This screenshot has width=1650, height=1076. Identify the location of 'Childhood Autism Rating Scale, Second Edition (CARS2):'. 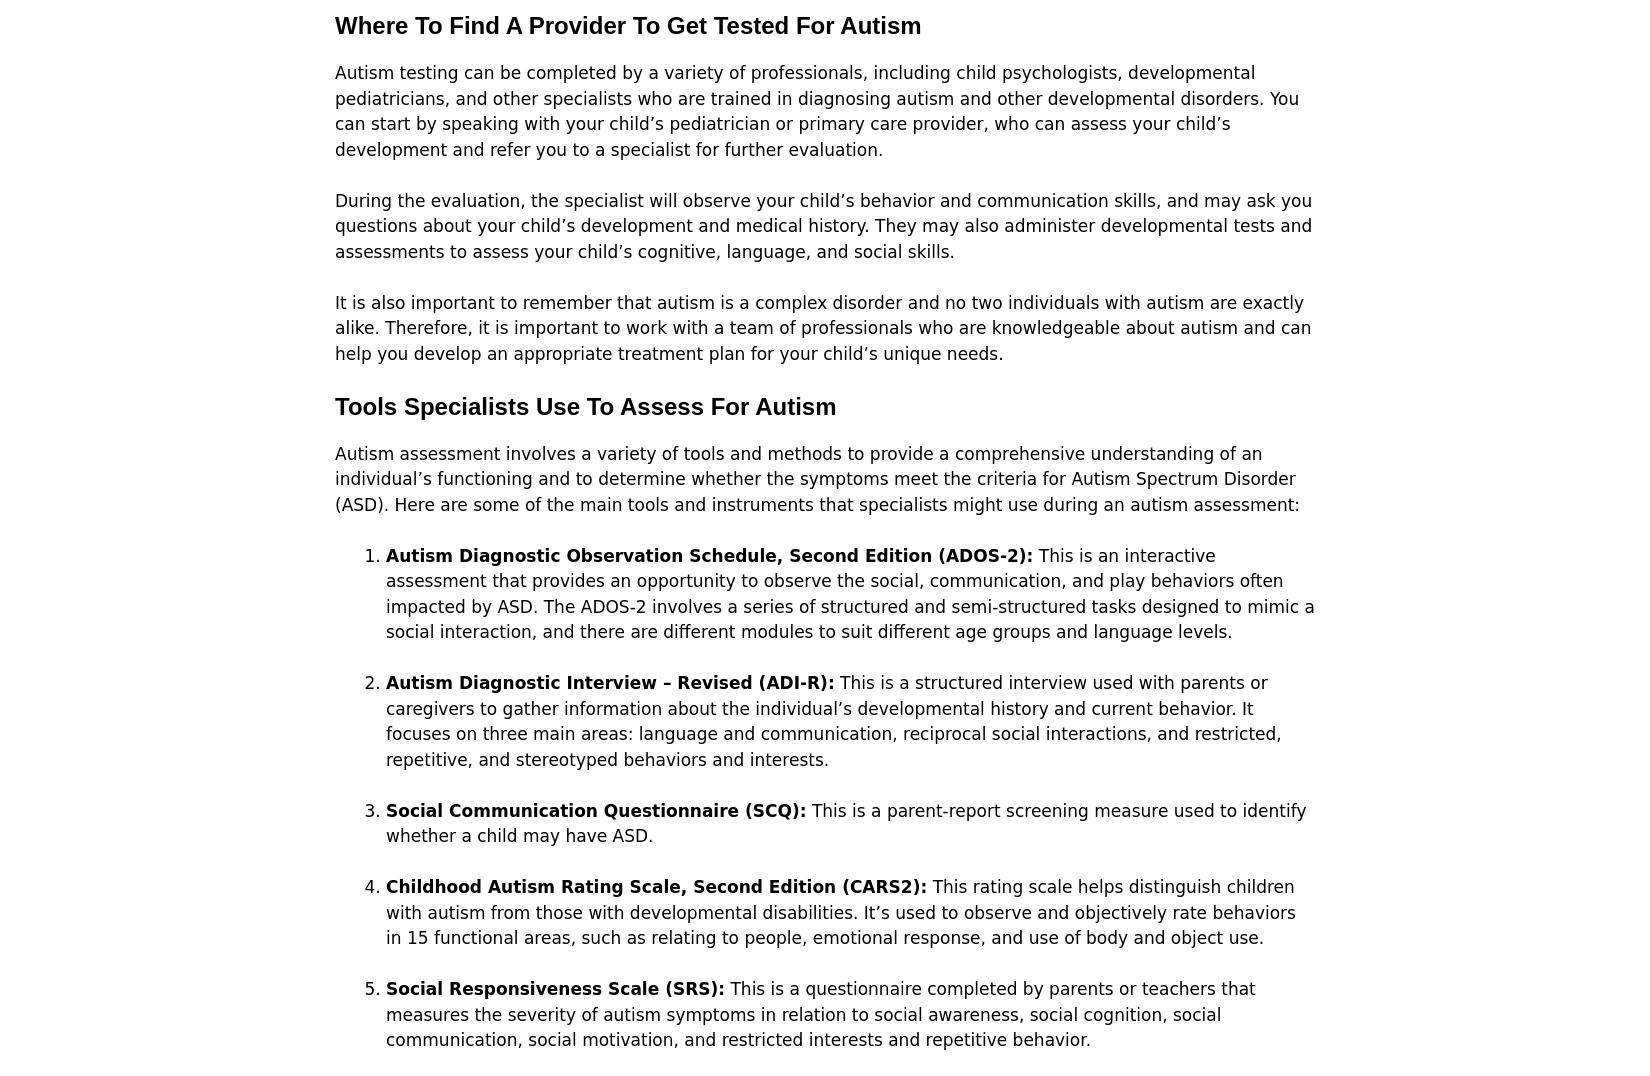
(655, 886).